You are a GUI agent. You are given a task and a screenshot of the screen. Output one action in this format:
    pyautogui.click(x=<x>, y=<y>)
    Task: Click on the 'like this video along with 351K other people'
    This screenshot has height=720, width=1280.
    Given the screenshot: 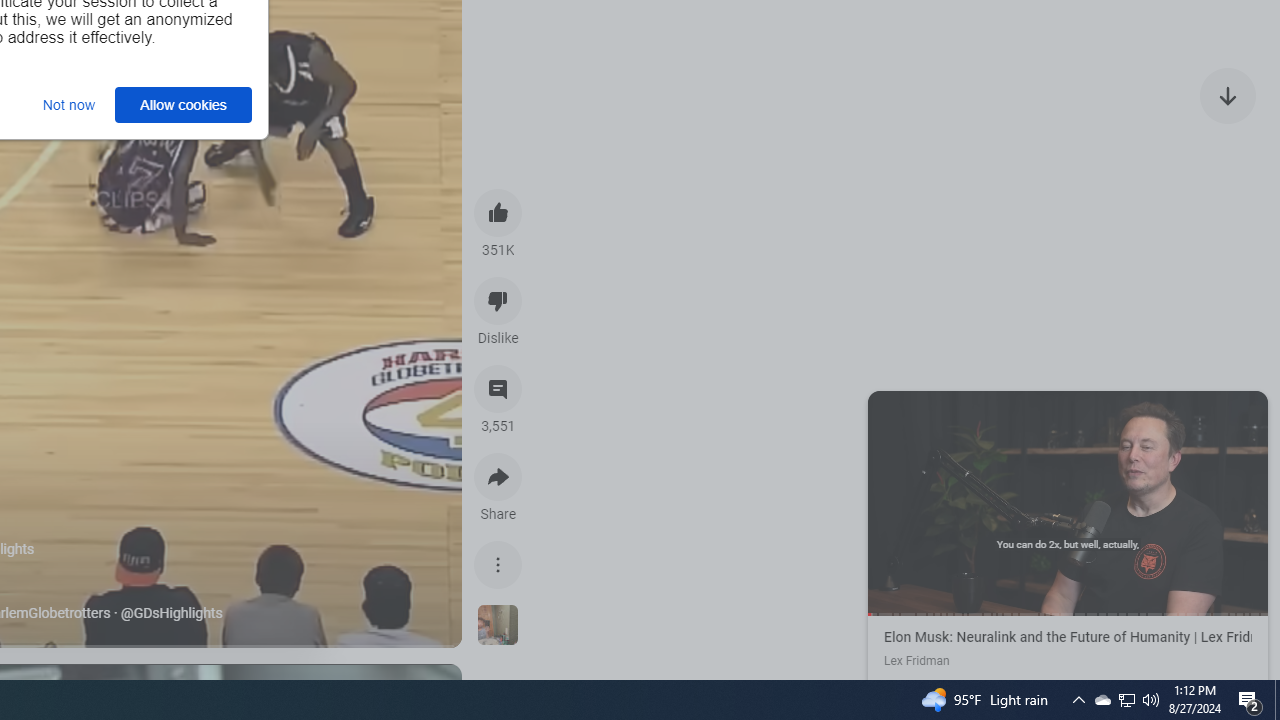 What is the action you would take?
    pyautogui.click(x=498, y=212)
    